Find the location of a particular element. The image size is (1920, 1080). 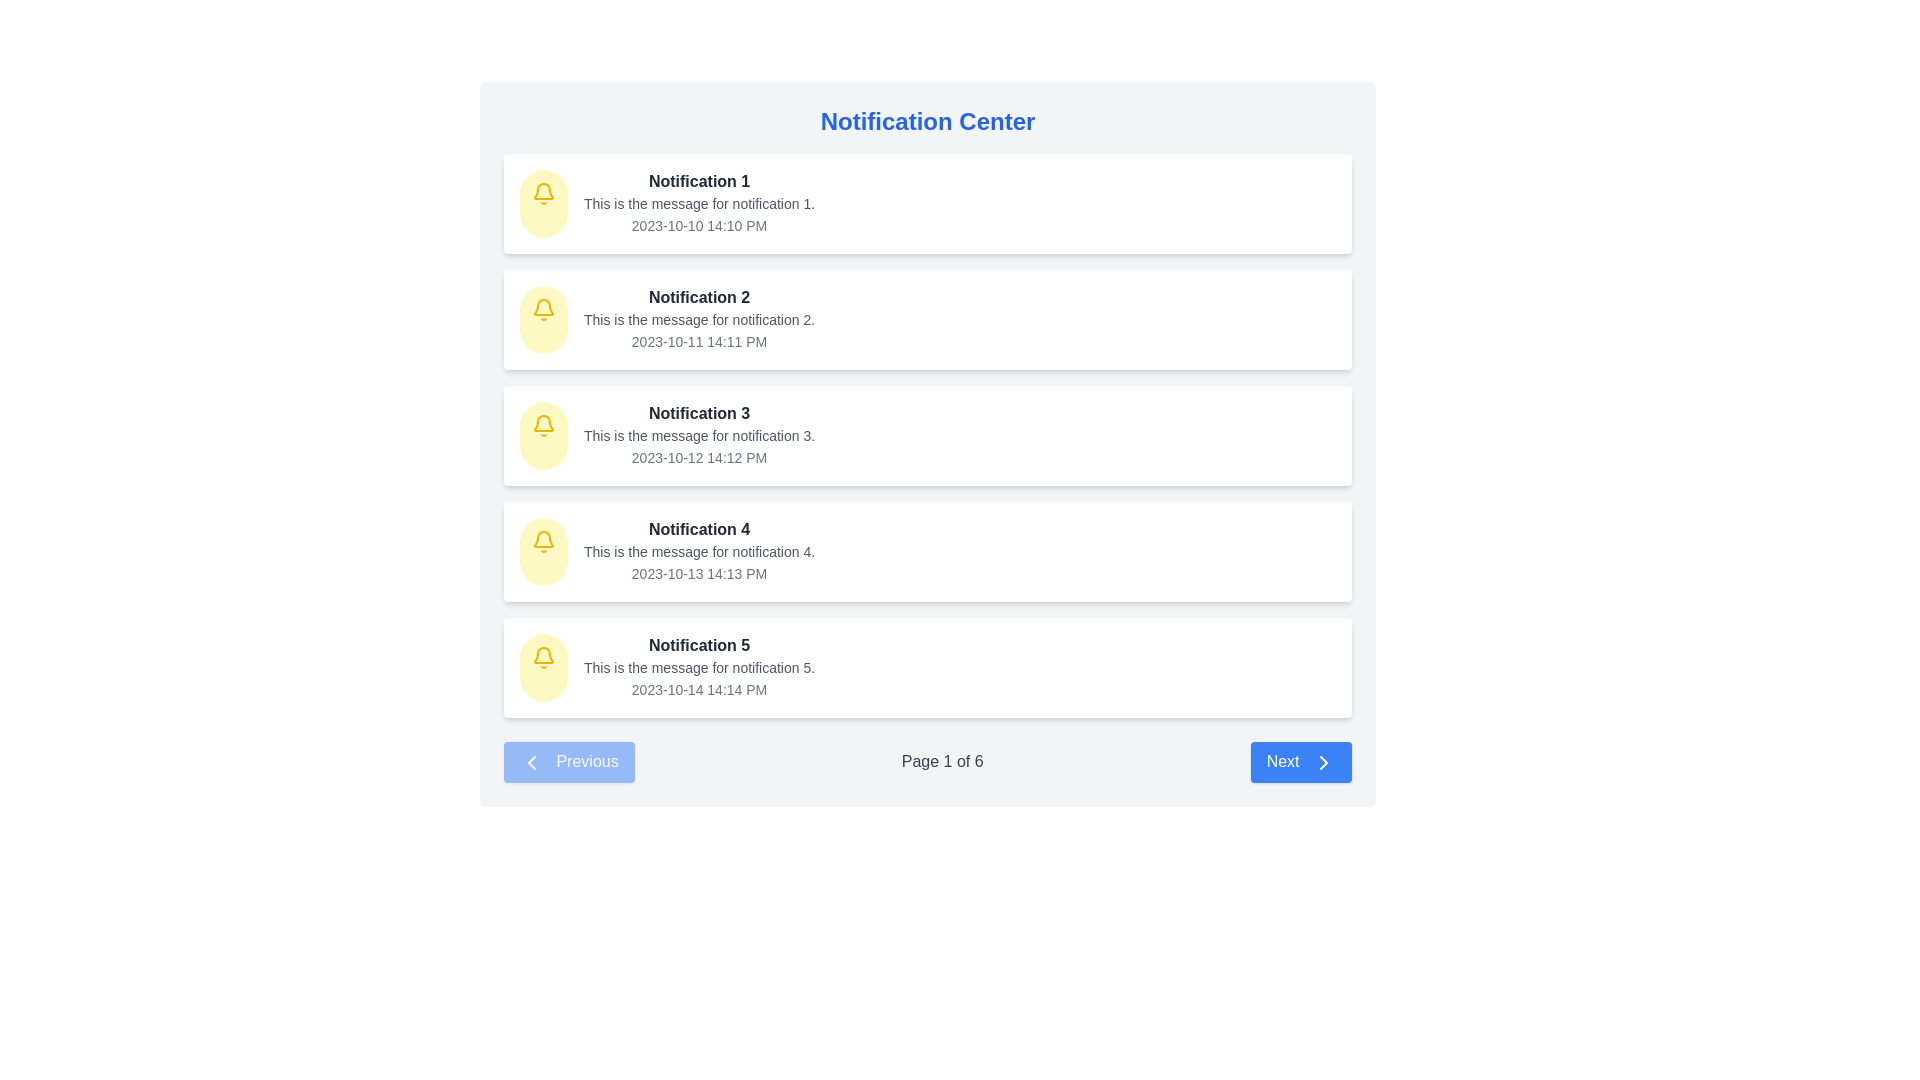

the bell icon element that serves as a notification indicator in the Notification Center interface, specifically the part of the bell illustration that is the third notification's icon is located at coordinates (543, 422).